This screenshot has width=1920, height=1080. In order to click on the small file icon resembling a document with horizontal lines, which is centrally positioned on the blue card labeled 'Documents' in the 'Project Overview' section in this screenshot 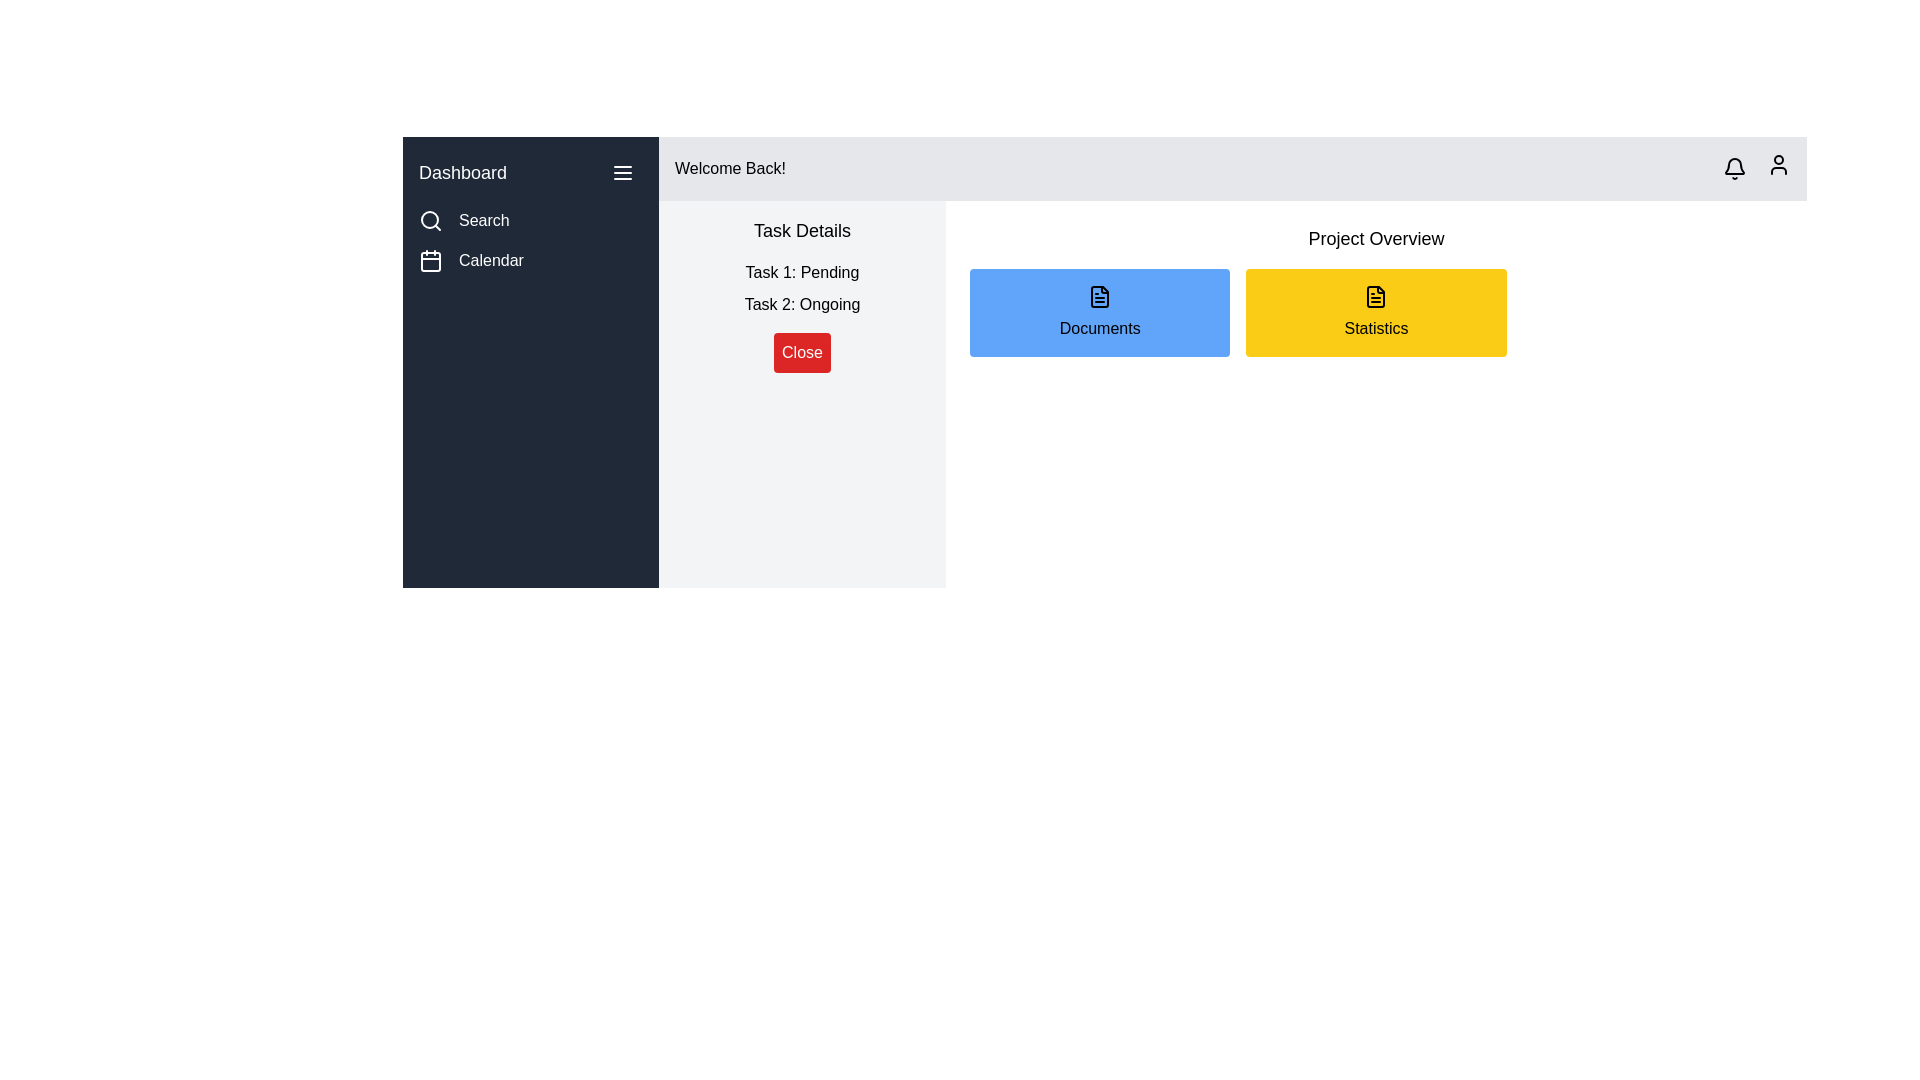, I will do `click(1099, 297)`.